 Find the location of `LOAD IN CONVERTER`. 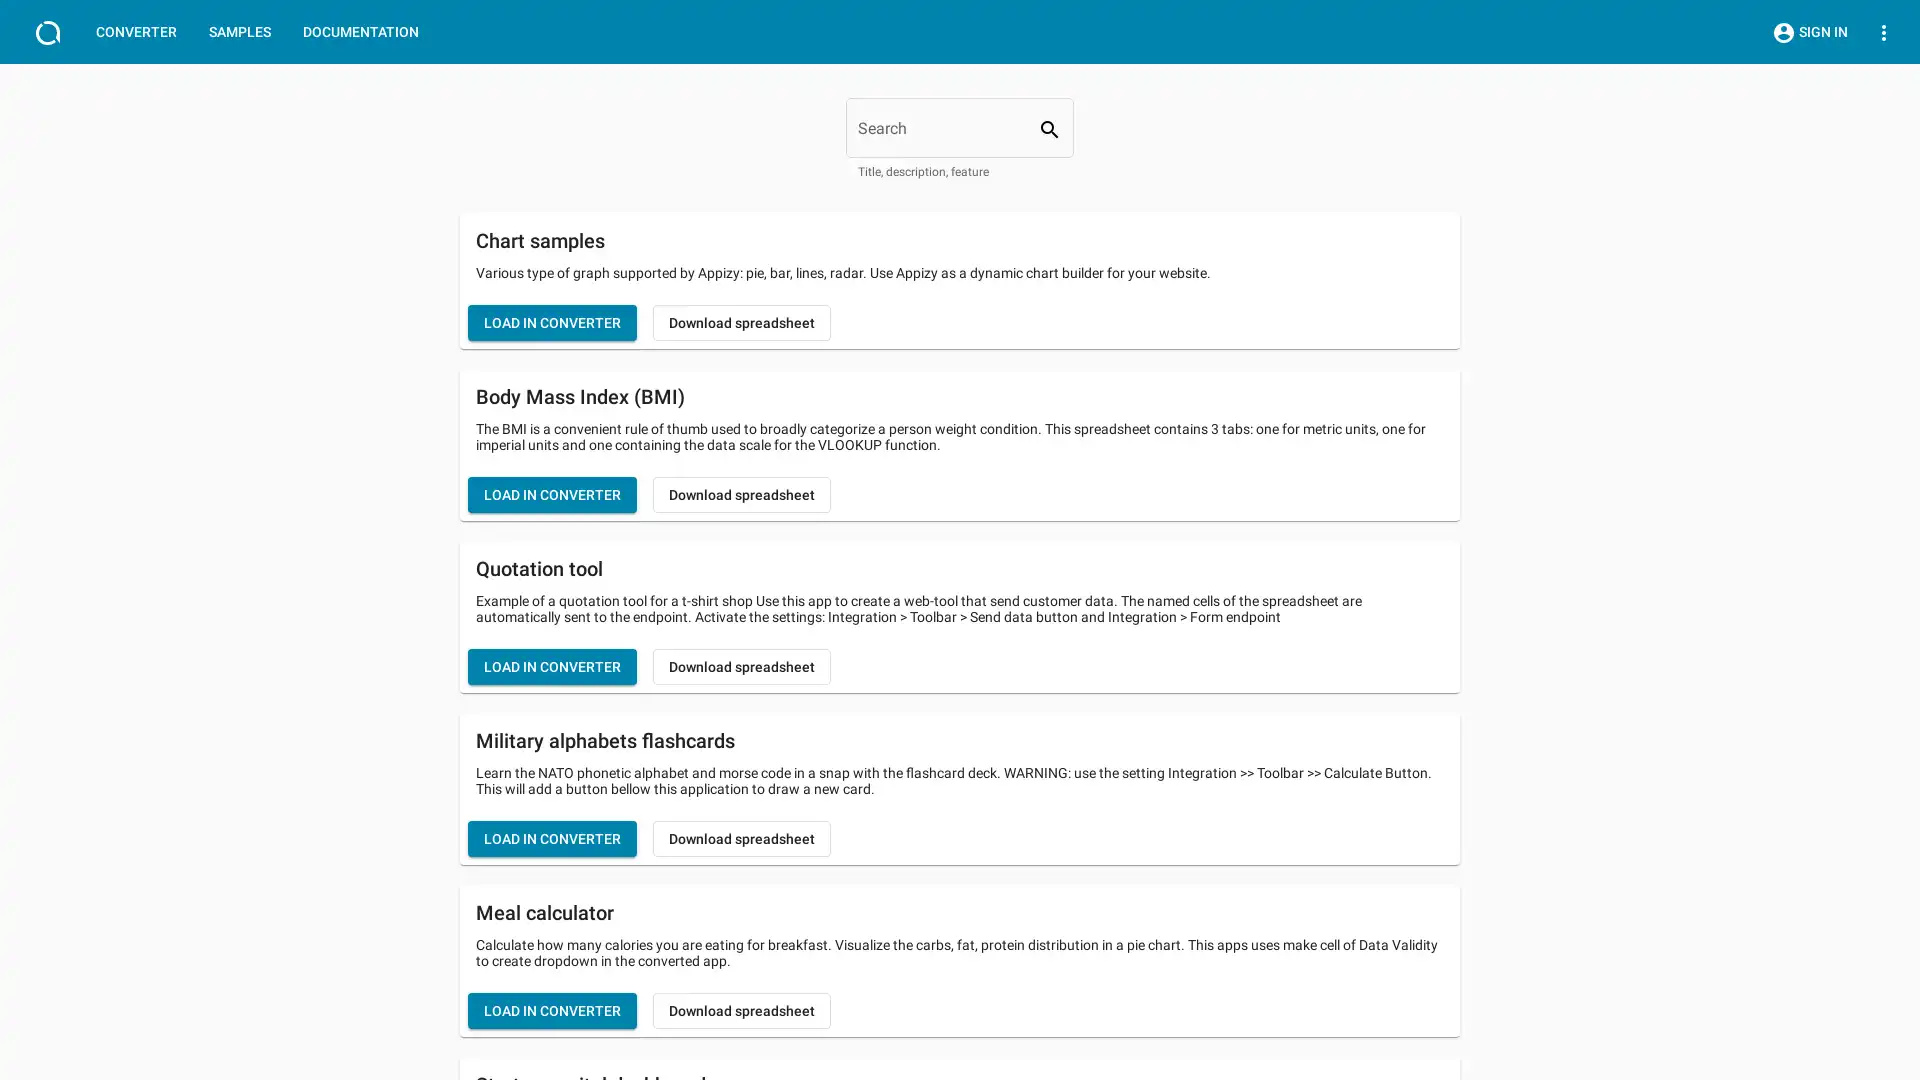

LOAD IN CONVERTER is located at coordinates (552, 494).